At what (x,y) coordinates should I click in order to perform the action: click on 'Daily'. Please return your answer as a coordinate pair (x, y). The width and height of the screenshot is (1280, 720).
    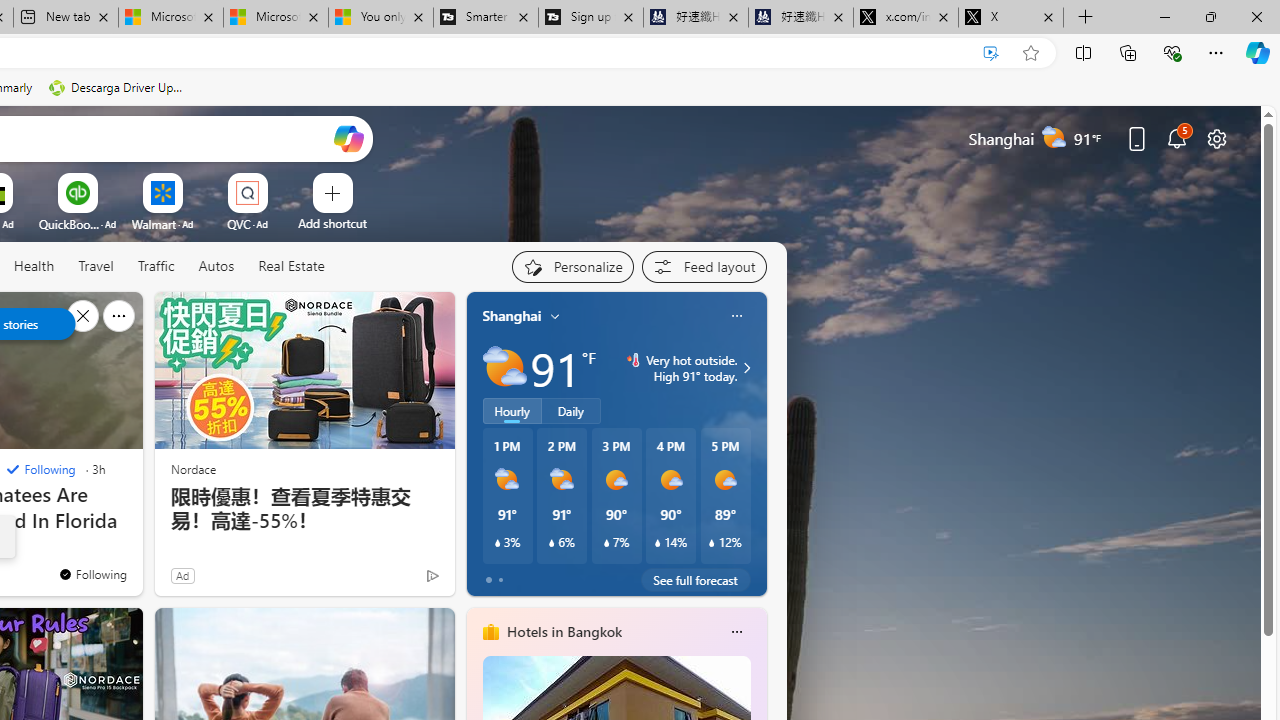
    Looking at the image, I should click on (570, 410).